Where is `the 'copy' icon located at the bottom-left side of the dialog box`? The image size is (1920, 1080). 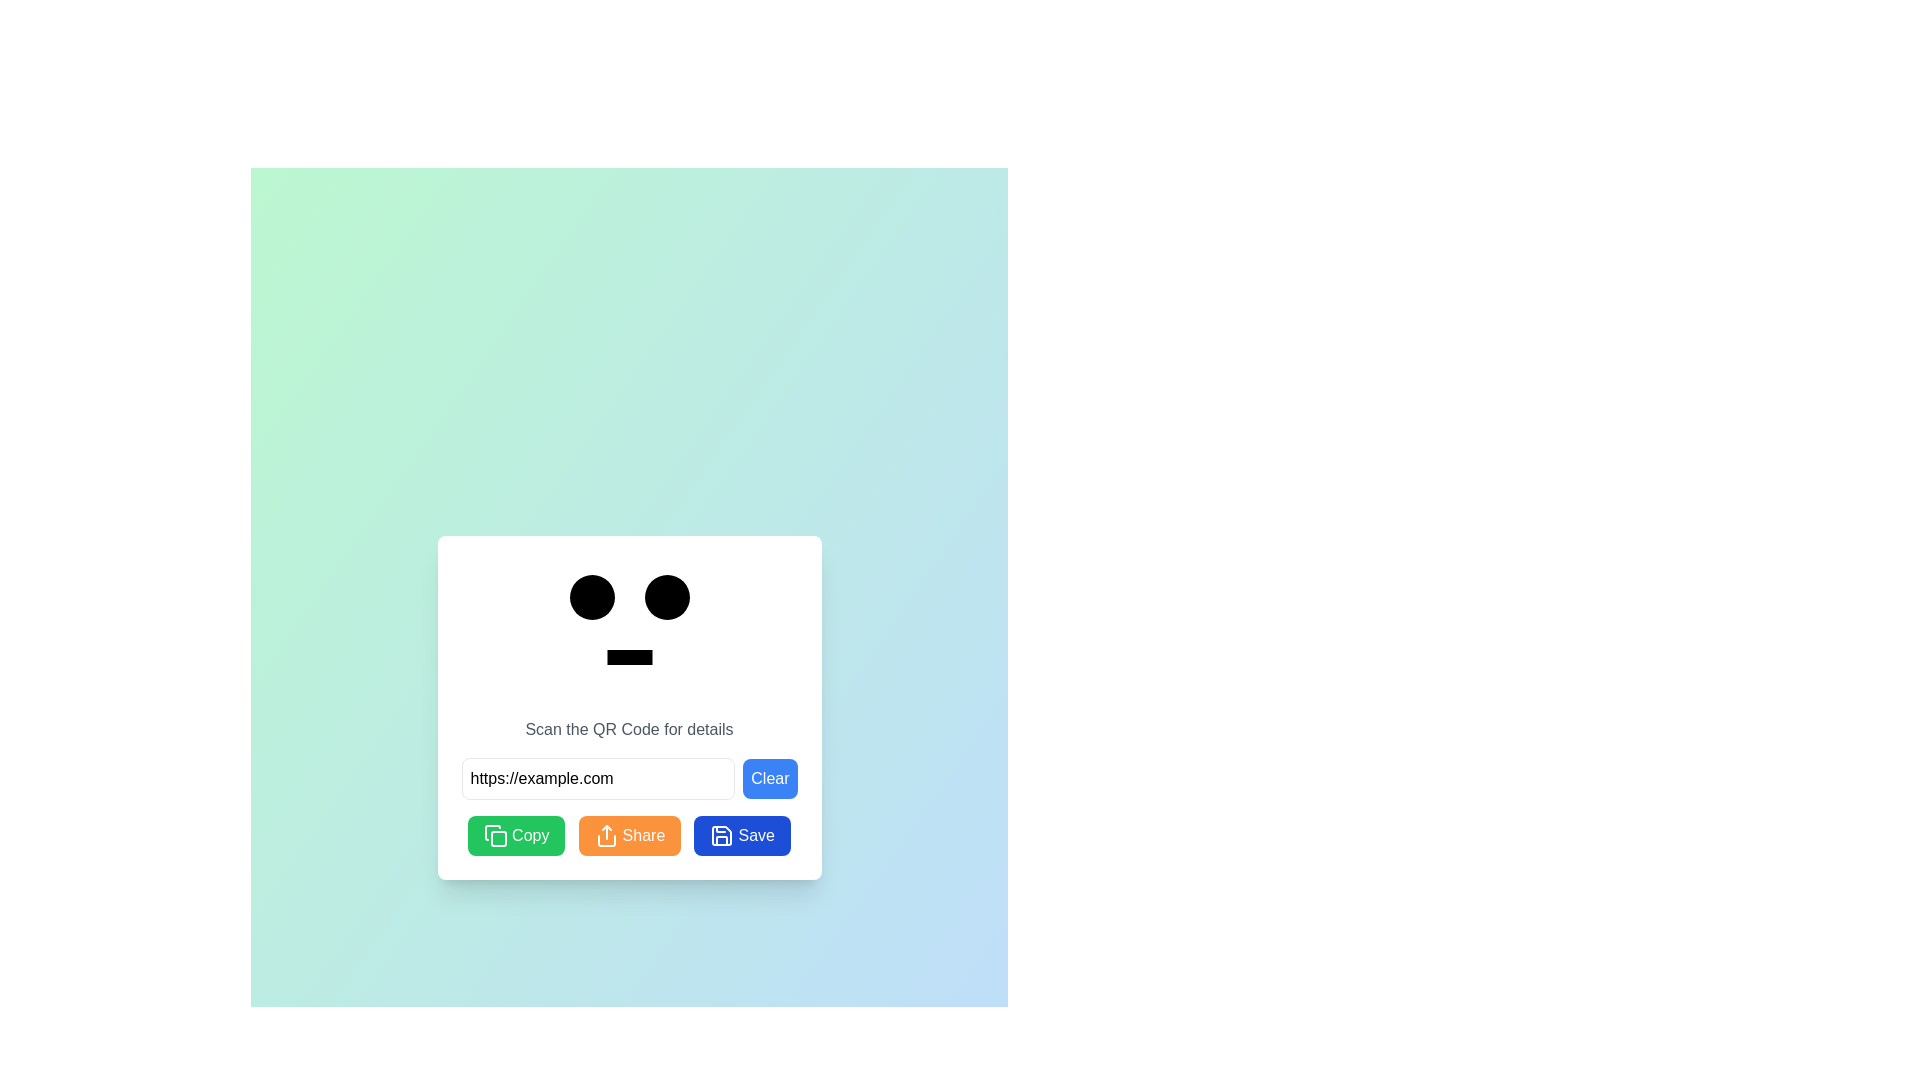
the 'copy' icon located at the bottom-left side of the dialog box is located at coordinates (493, 833).